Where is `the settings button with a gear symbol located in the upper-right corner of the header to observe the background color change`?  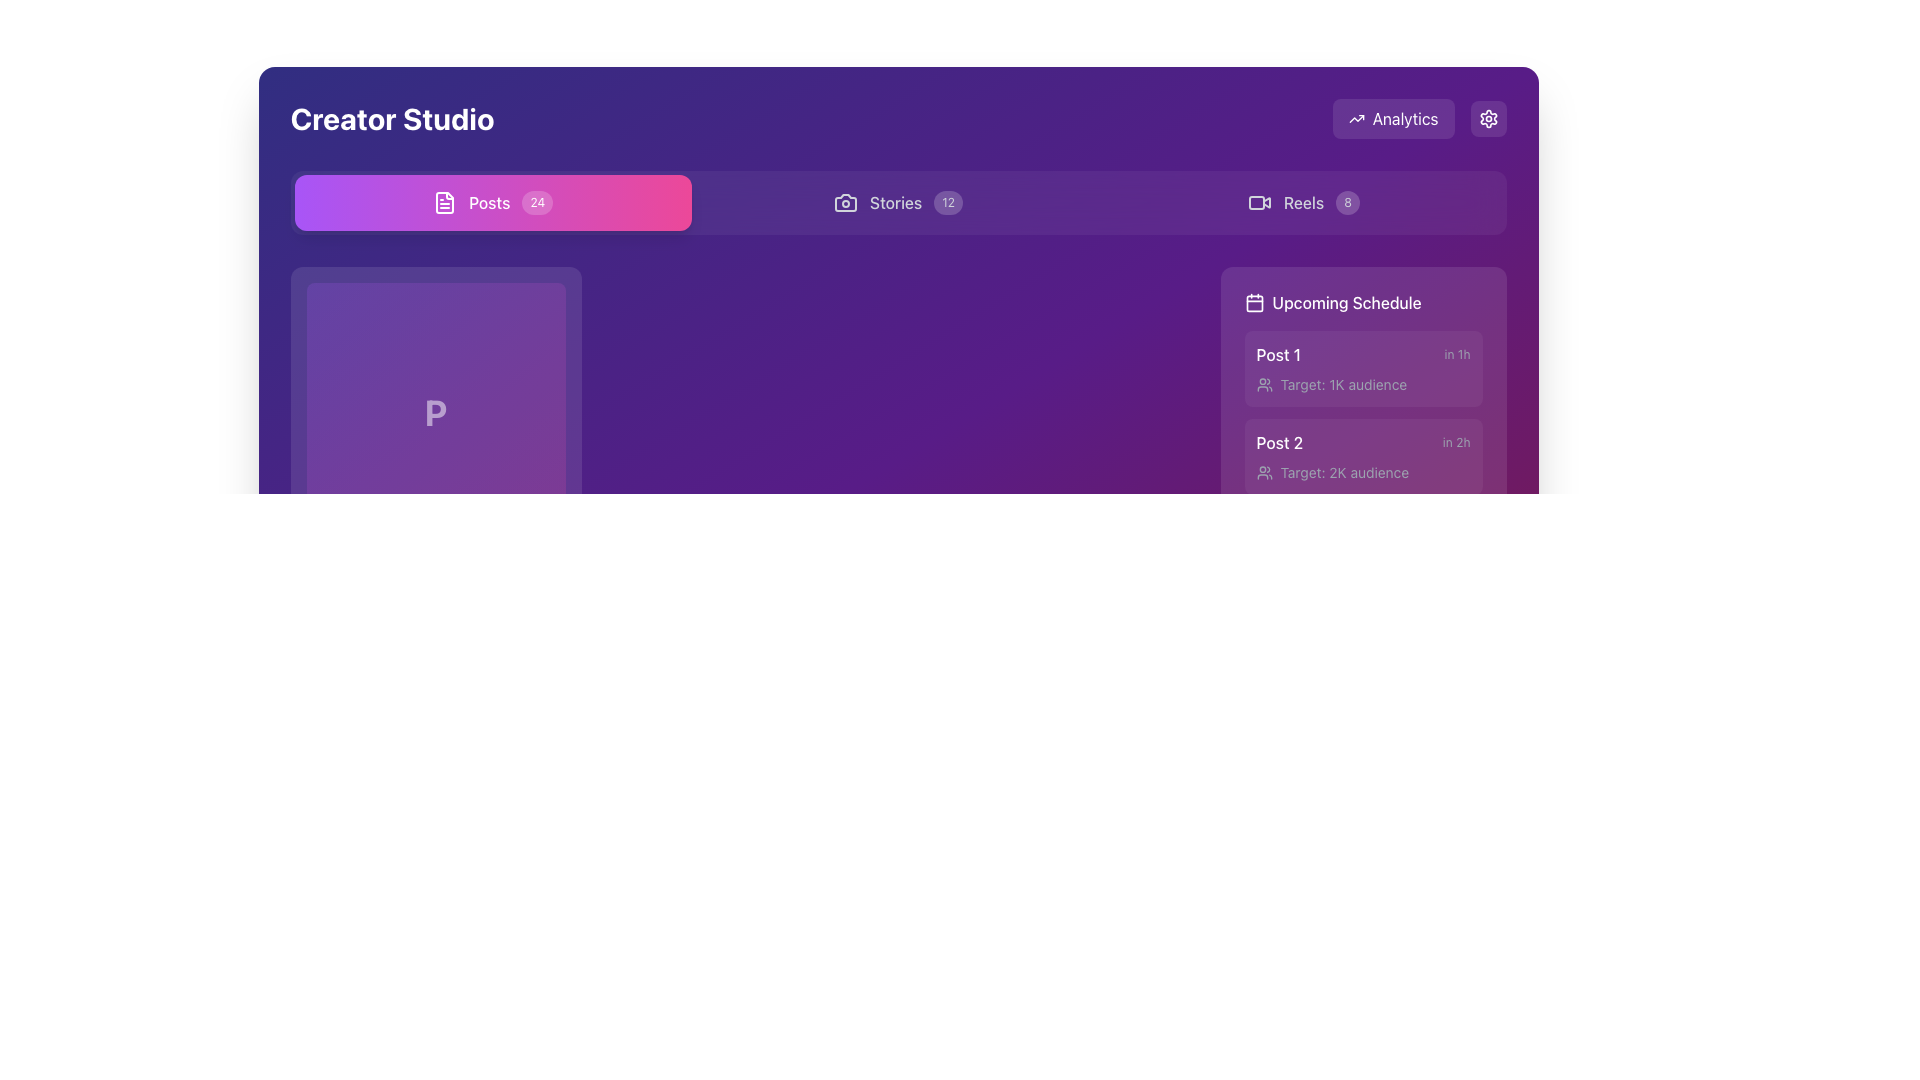 the settings button with a gear symbol located in the upper-right corner of the header to observe the background color change is located at coordinates (1488, 119).